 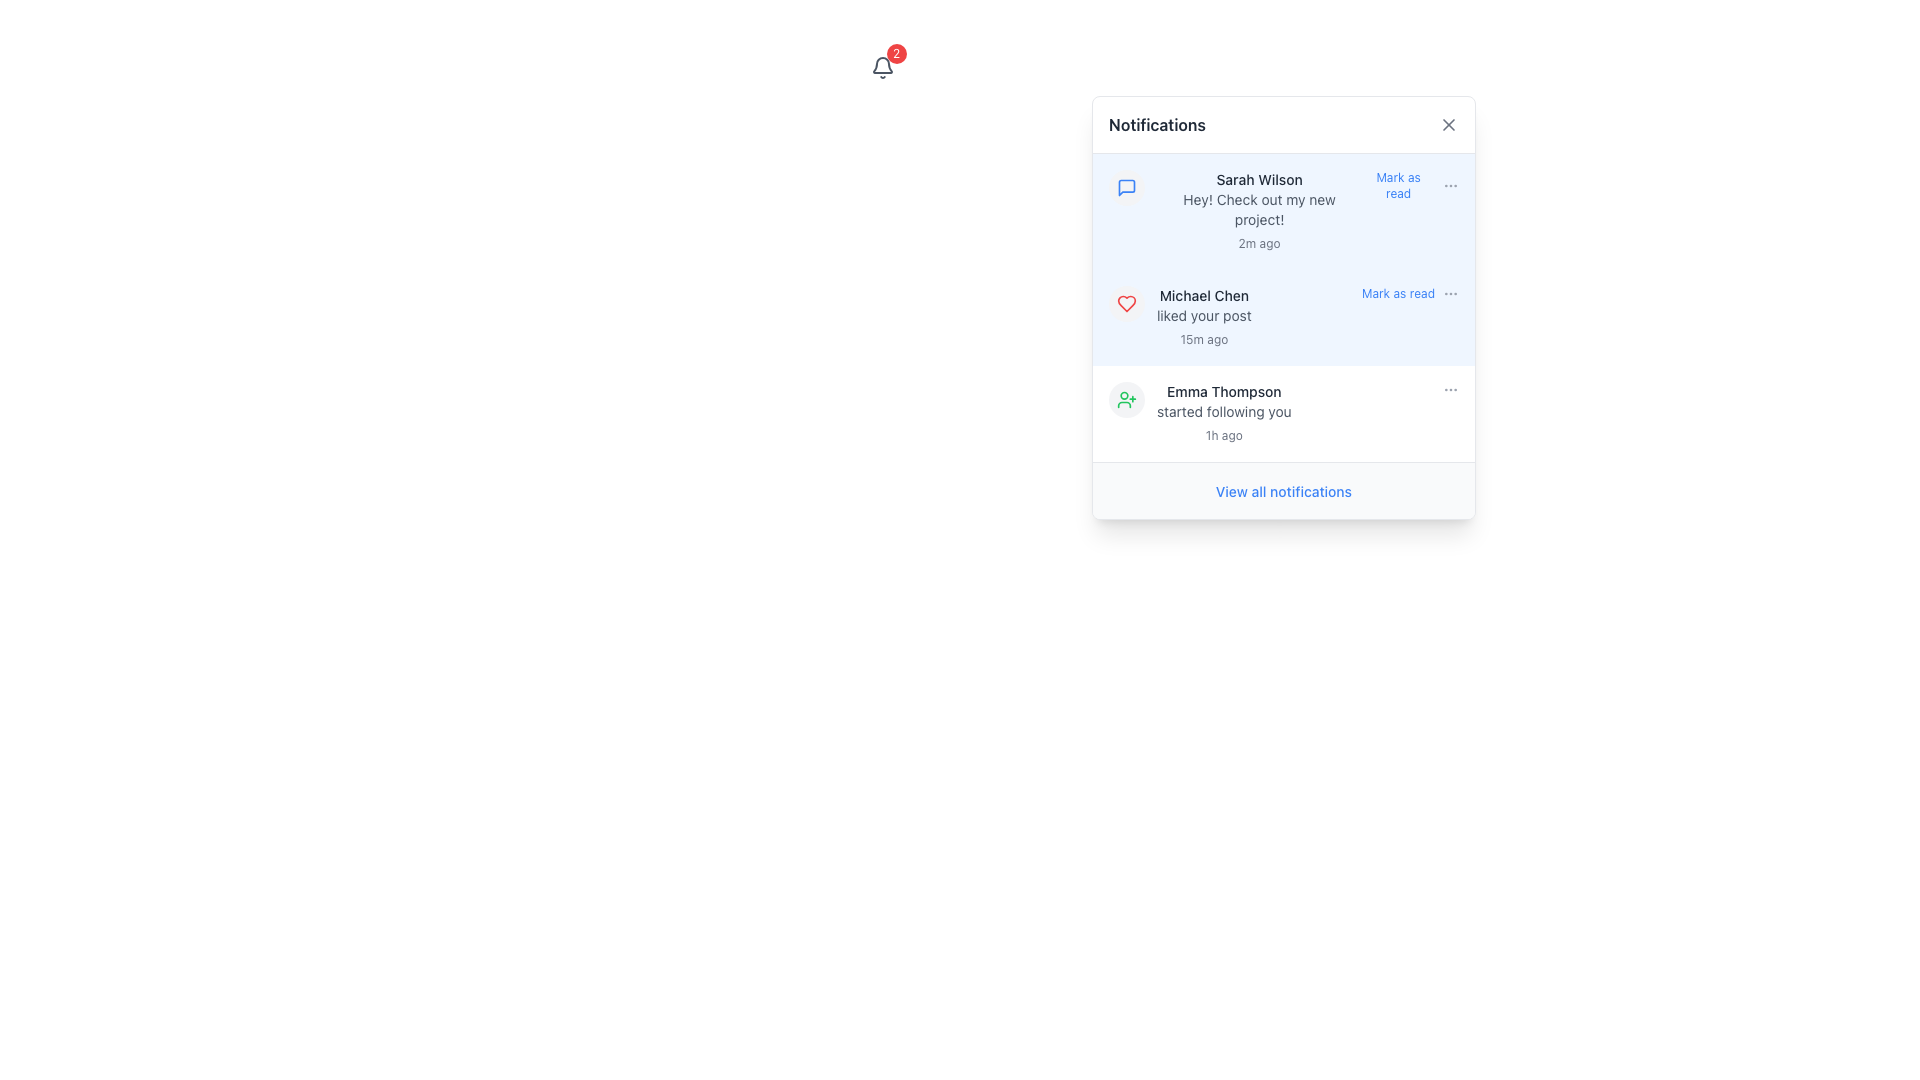 I want to click on the clickable text link styled in blue with the text 'Mark as read' located next to the notification from Michael Chen, so click(x=1409, y=293).